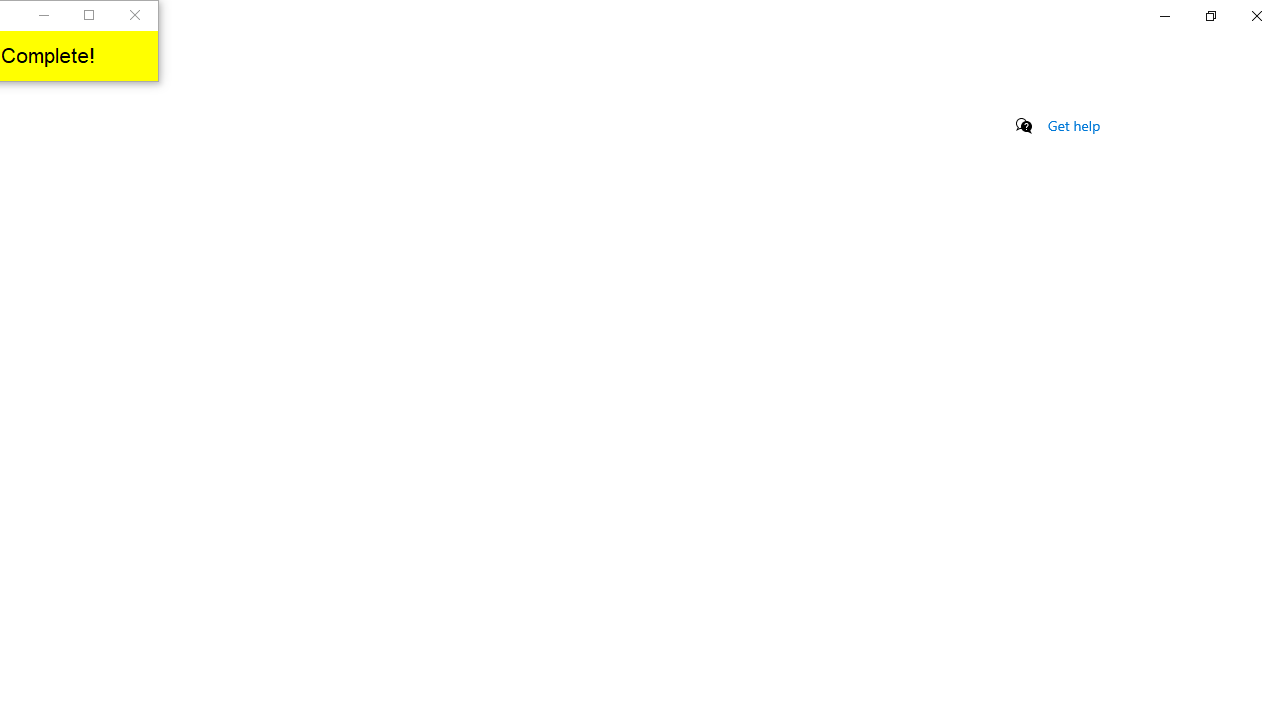 The width and height of the screenshot is (1280, 720). What do you see at coordinates (1255, 15) in the screenshot?
I see `'Close Settings'` at bounding box center [1255, 15].